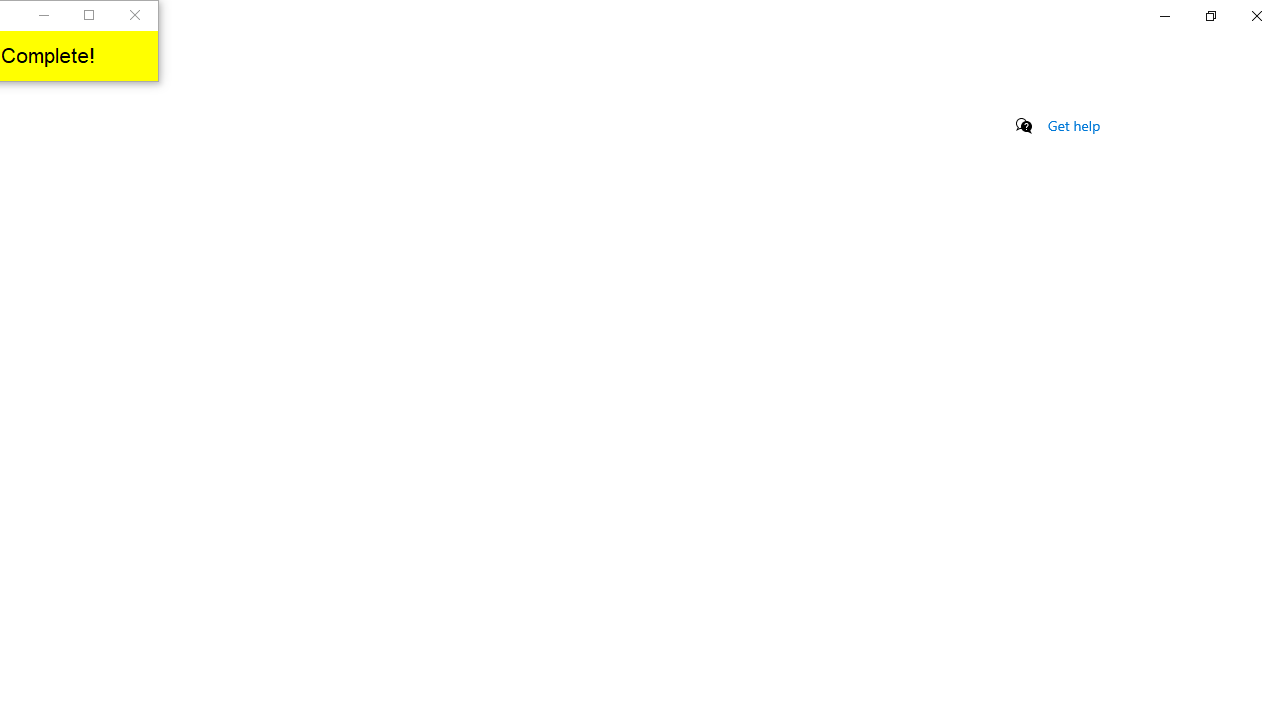 The width and height of the screenshot is (1280, 720). What do you see at coordinates (1255, 15) in the screenshot?
I see `'Close Settings'` at bounding box center [1255, 15].